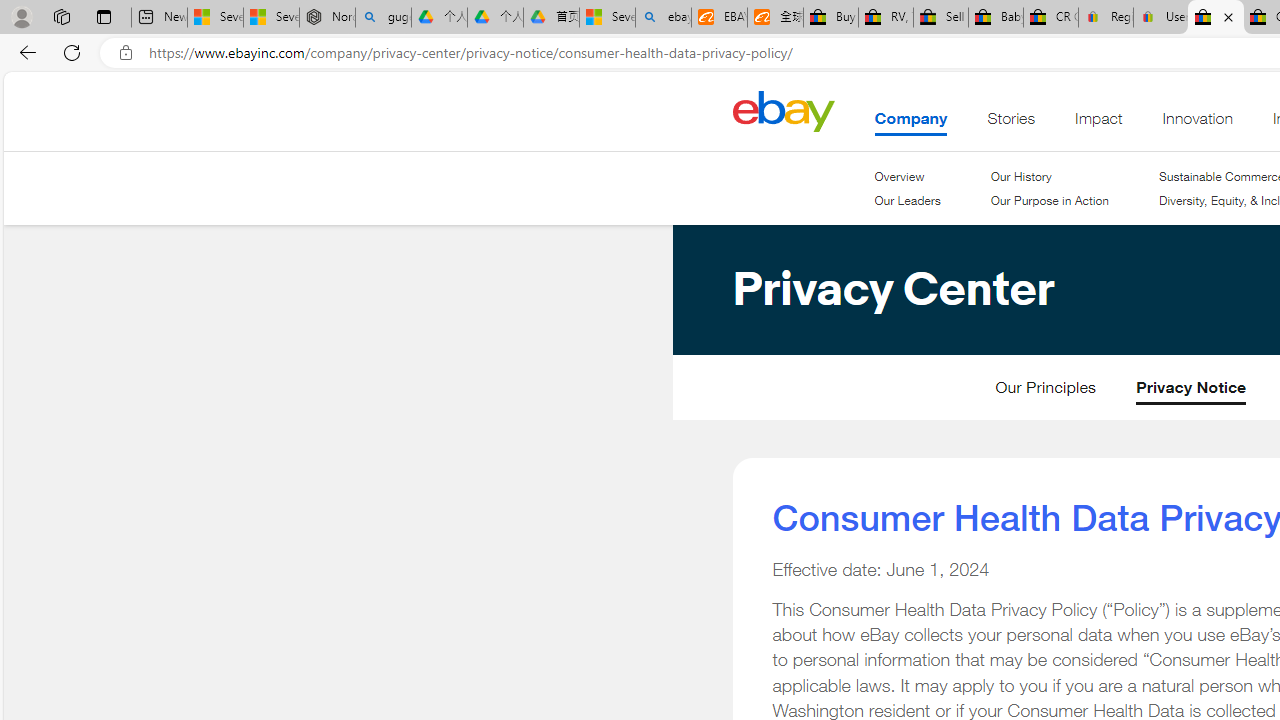 This screenshot has width=1280, height=720. What do you see at coordinates (830, 17) in the screenshot?
I see `'Buy Auto Parts & Accessories | eBay'` at bounding box center [830, 17].